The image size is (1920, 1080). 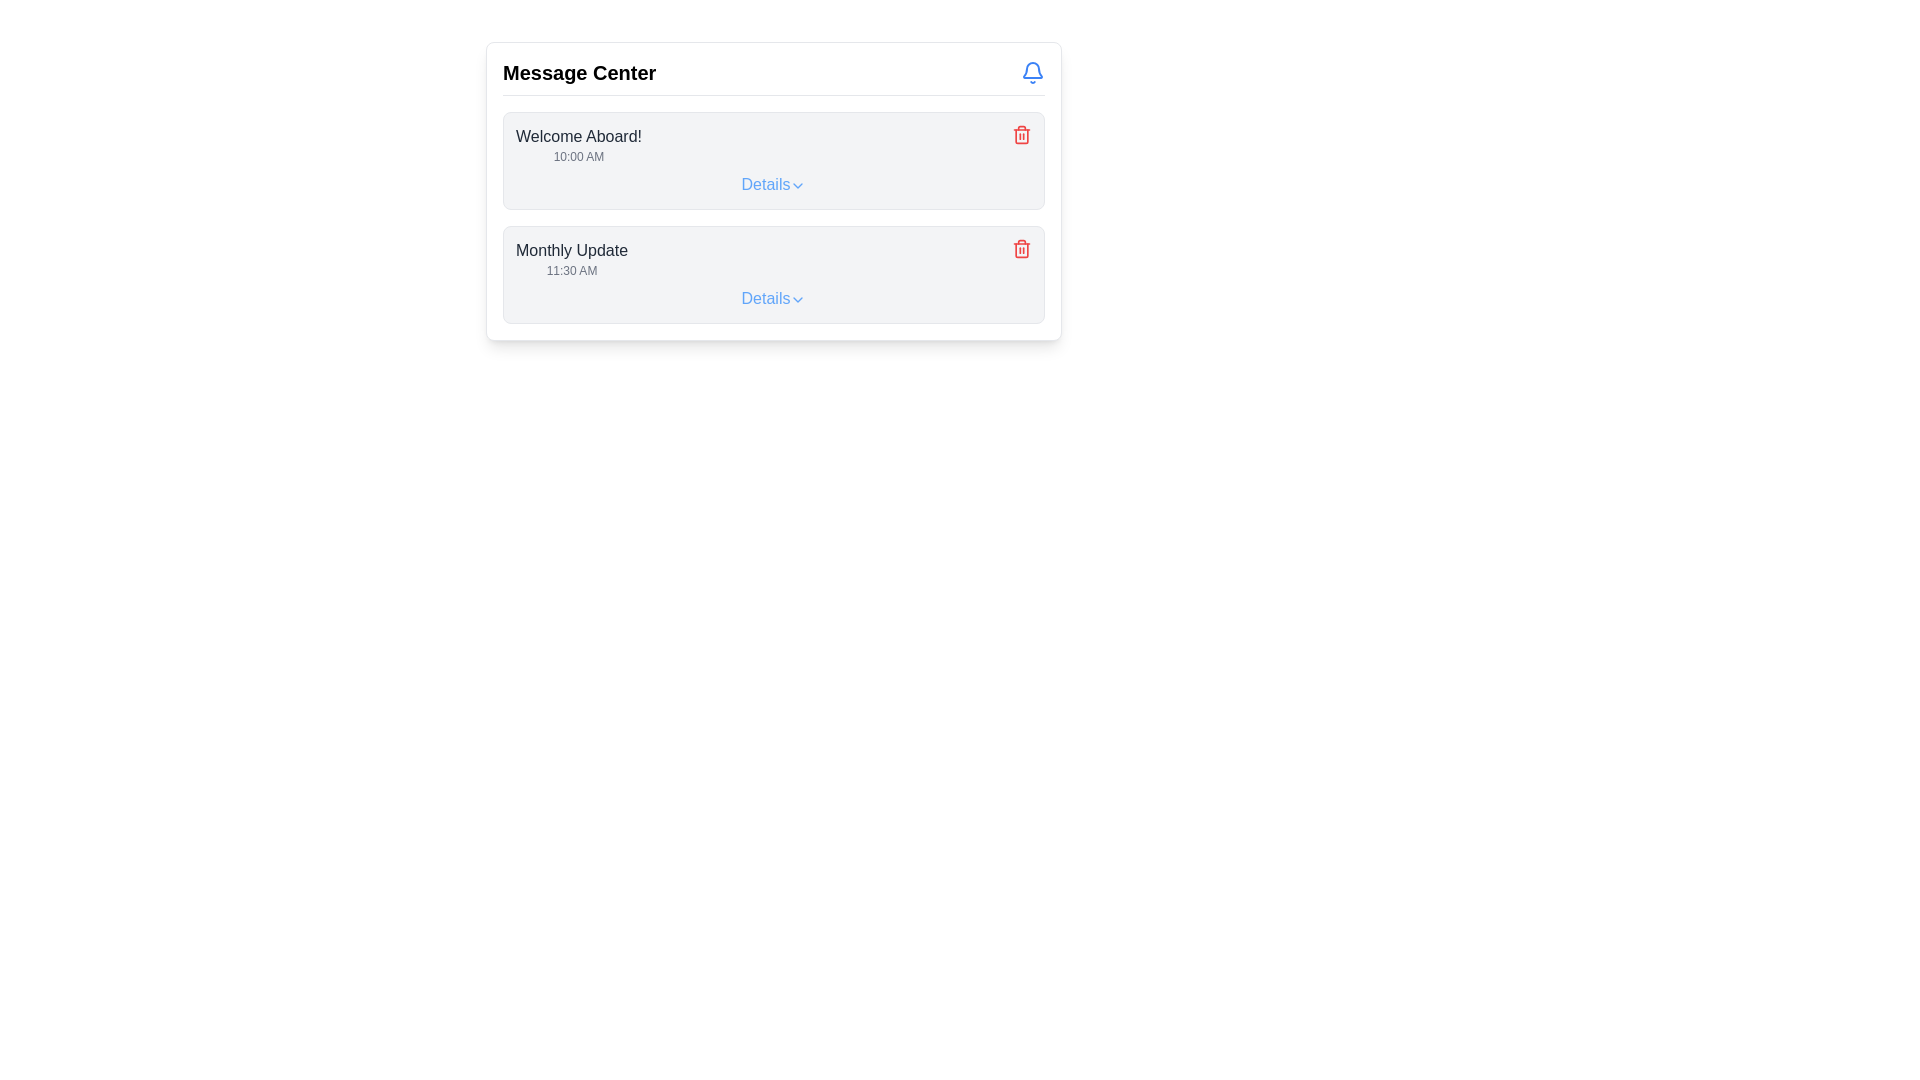 What do you see at coordinates (578, 156) in the screenshot?
I see `the text label displaying '10:00 AM' in light gray color, located directly below the 'Welcome Aboard!' text within the first message card under the 'Message Center' heading` at bounding box center [578, 156].